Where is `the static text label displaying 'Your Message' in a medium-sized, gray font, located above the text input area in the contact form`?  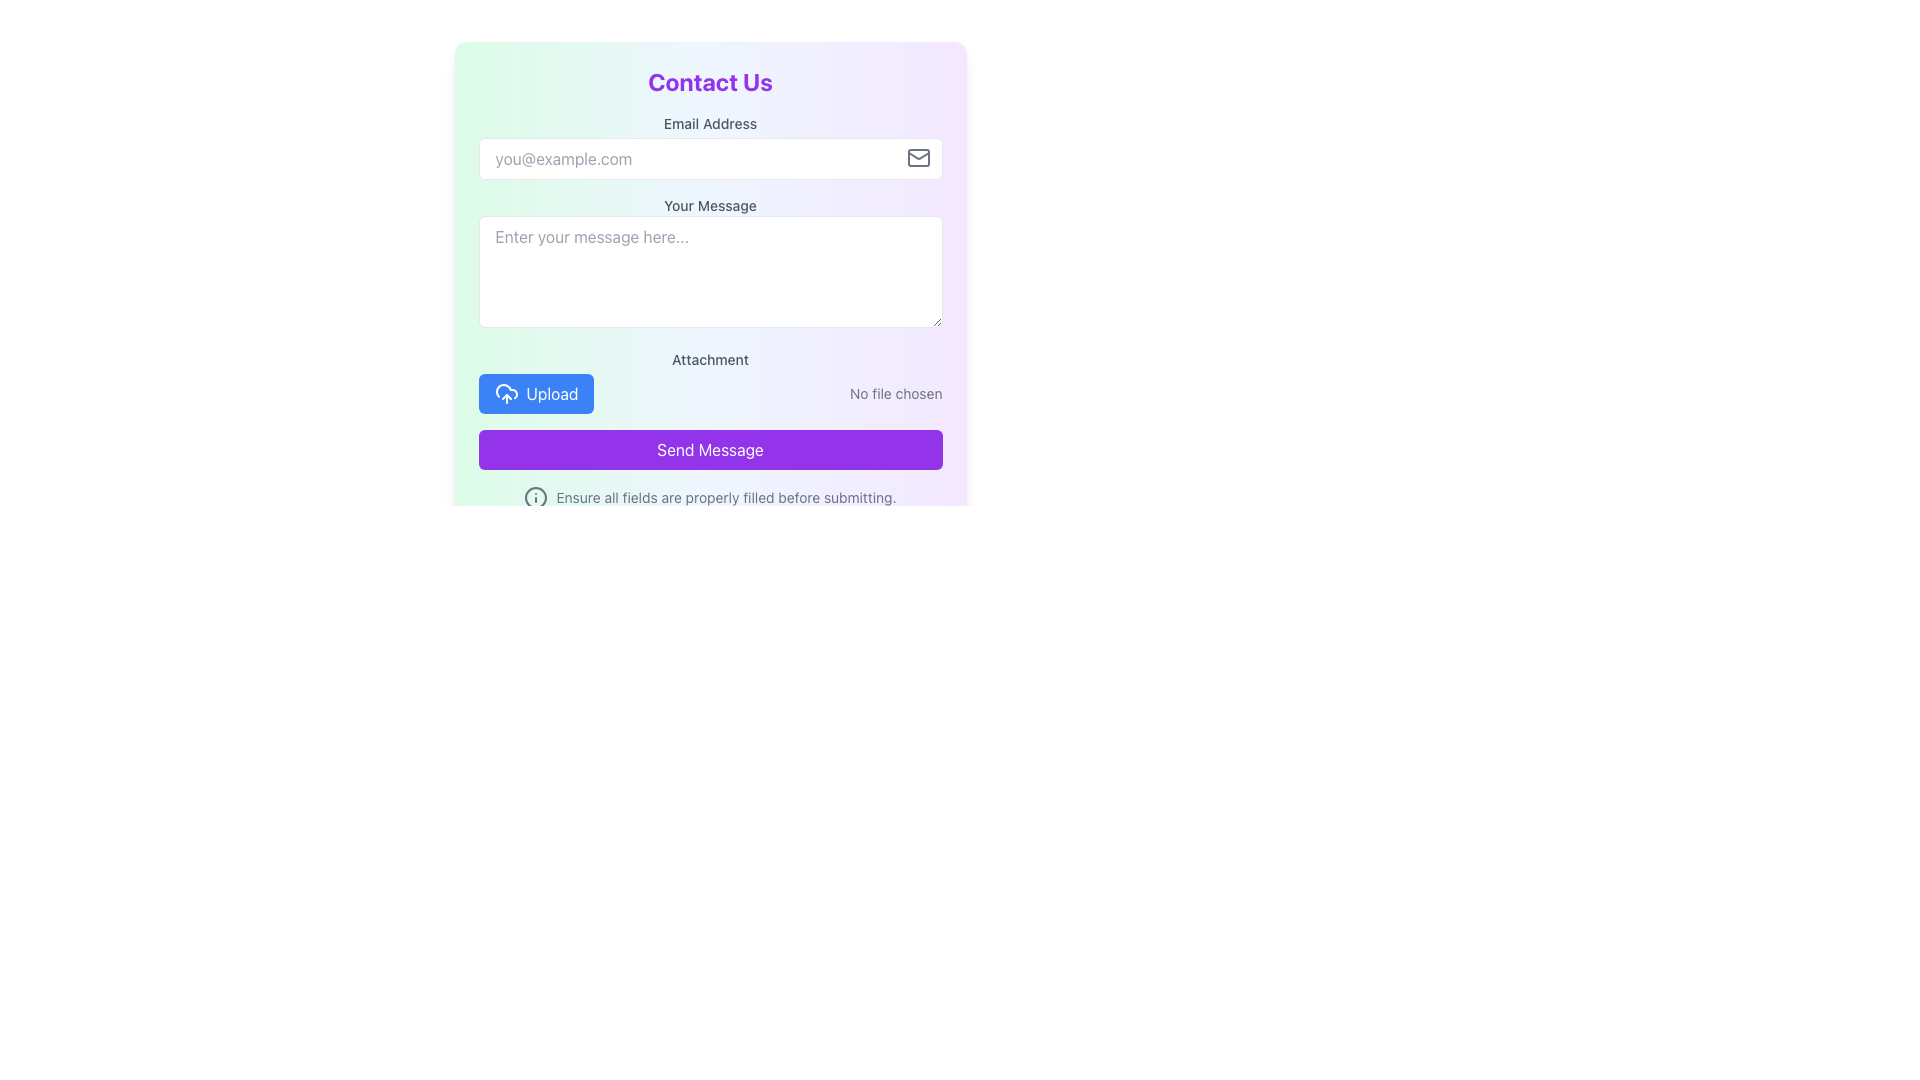
the static text label displaying 'Your Message' in a medium-sized, gray font, located above the text input area in the contact form is located at coordinates (710, 205).